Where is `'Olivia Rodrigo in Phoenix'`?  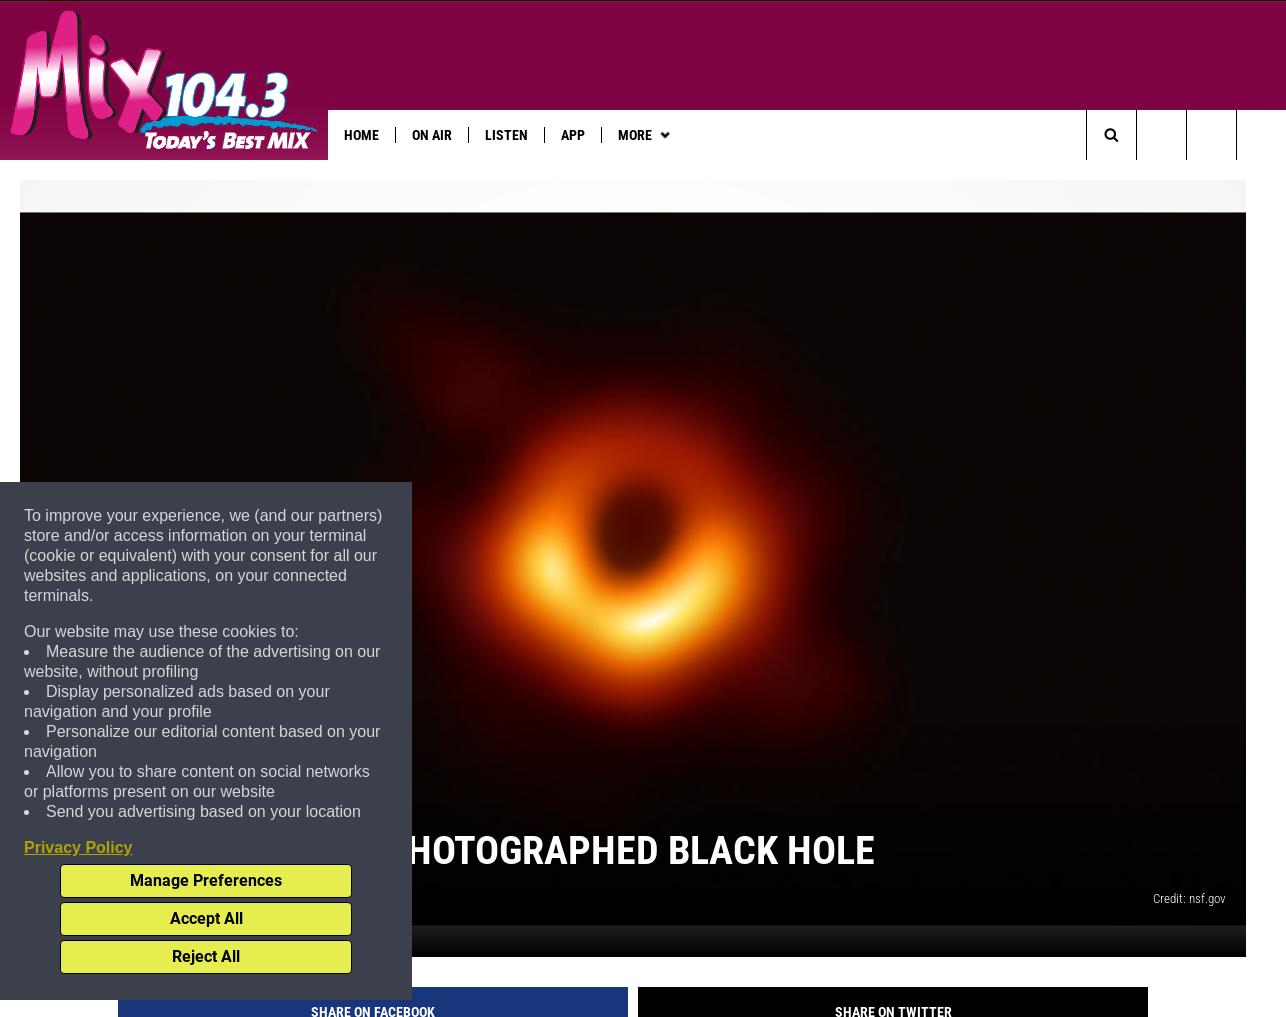
'Olivia Rodrigo in Phoenix' is located at coordinates (847, 176).